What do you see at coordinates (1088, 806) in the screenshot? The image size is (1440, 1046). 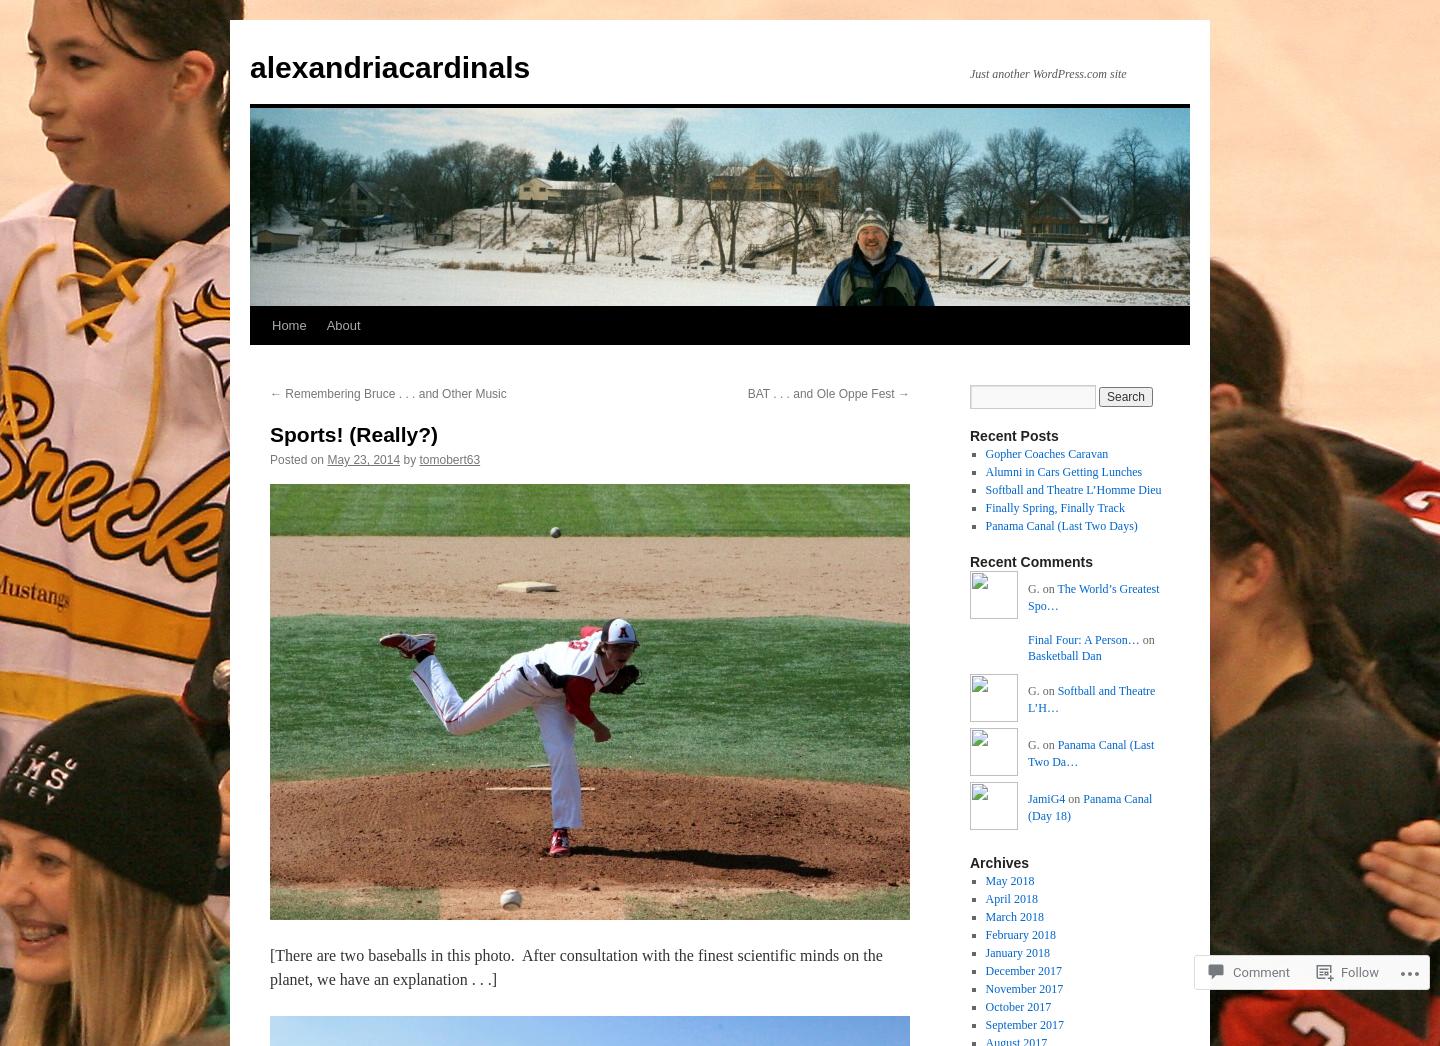 I see `'Panama Canal (Day 18)'` at bounding box center [1088, 806].